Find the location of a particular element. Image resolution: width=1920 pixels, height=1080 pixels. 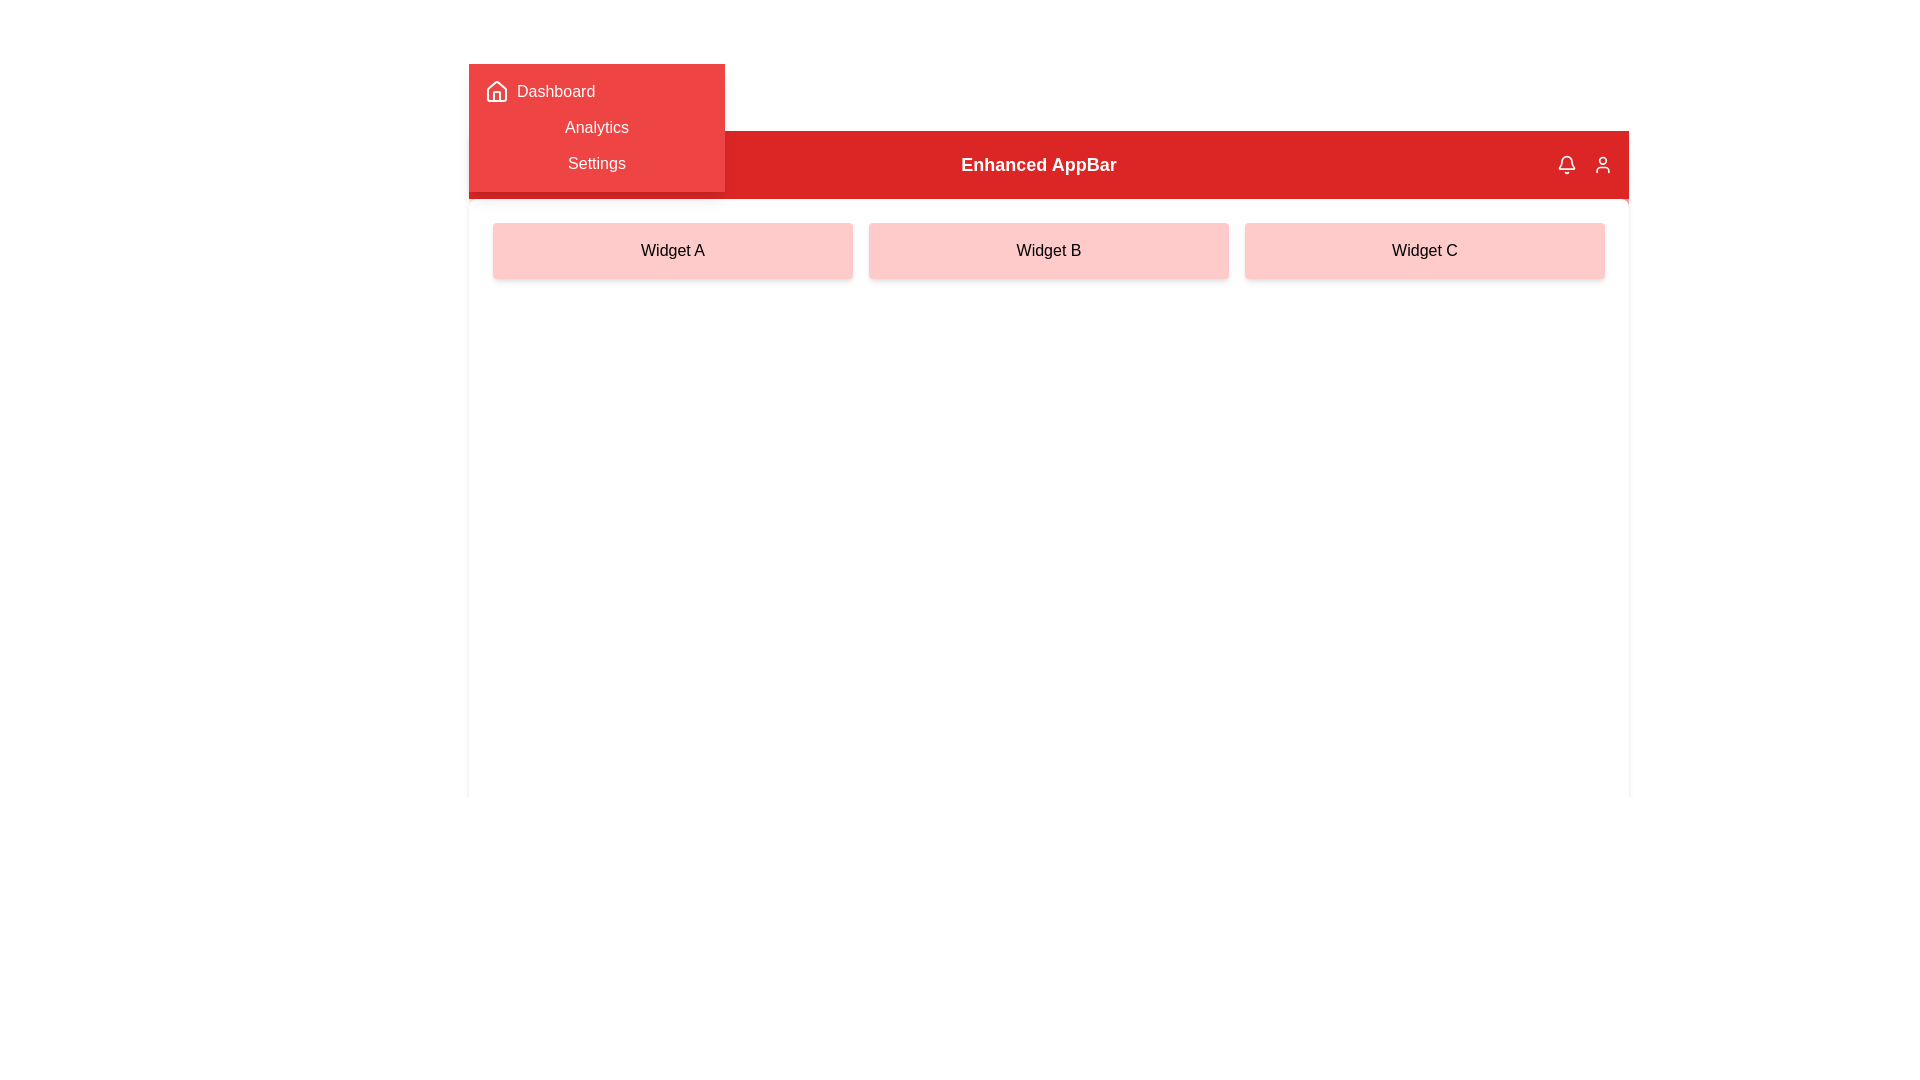

the navigation menu item Settings is located at coordinates (595, 163).